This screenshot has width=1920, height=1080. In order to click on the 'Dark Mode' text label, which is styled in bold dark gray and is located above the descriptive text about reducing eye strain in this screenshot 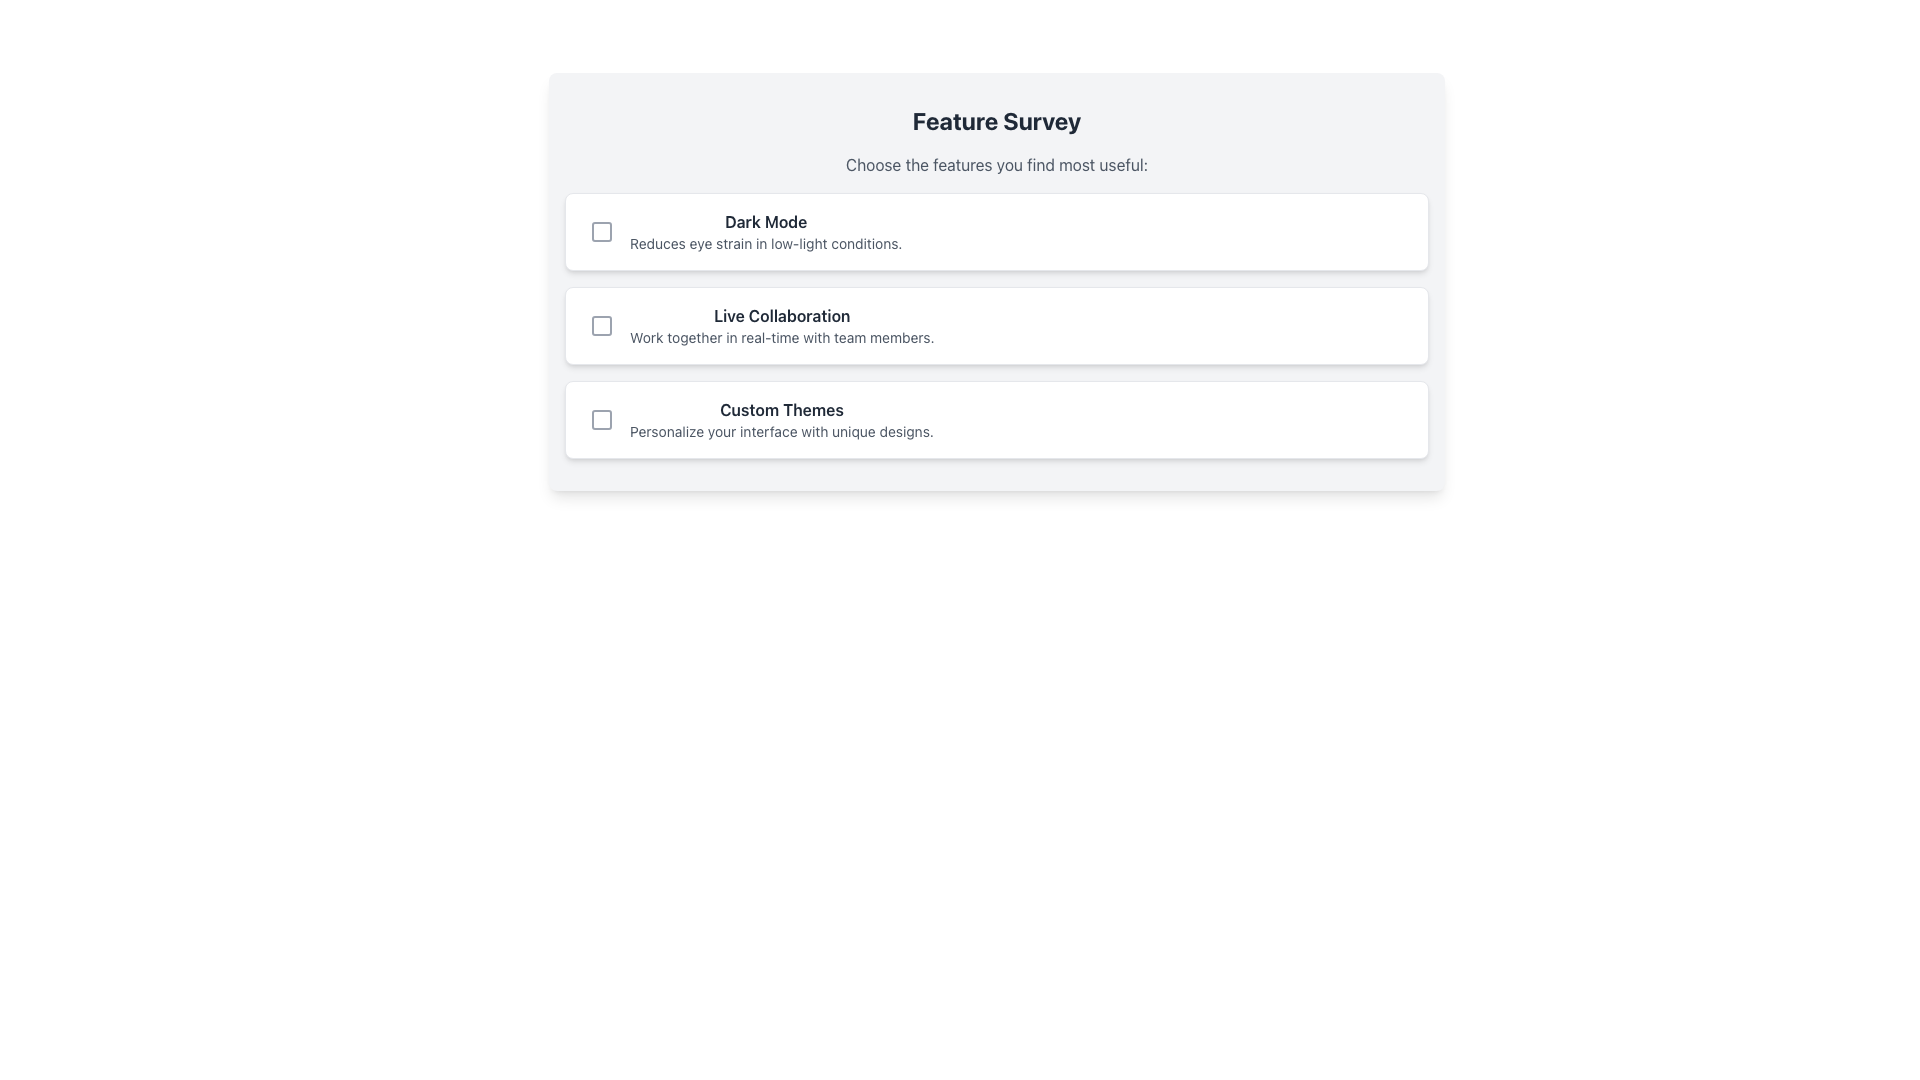, I will do `click(765, 222)`.